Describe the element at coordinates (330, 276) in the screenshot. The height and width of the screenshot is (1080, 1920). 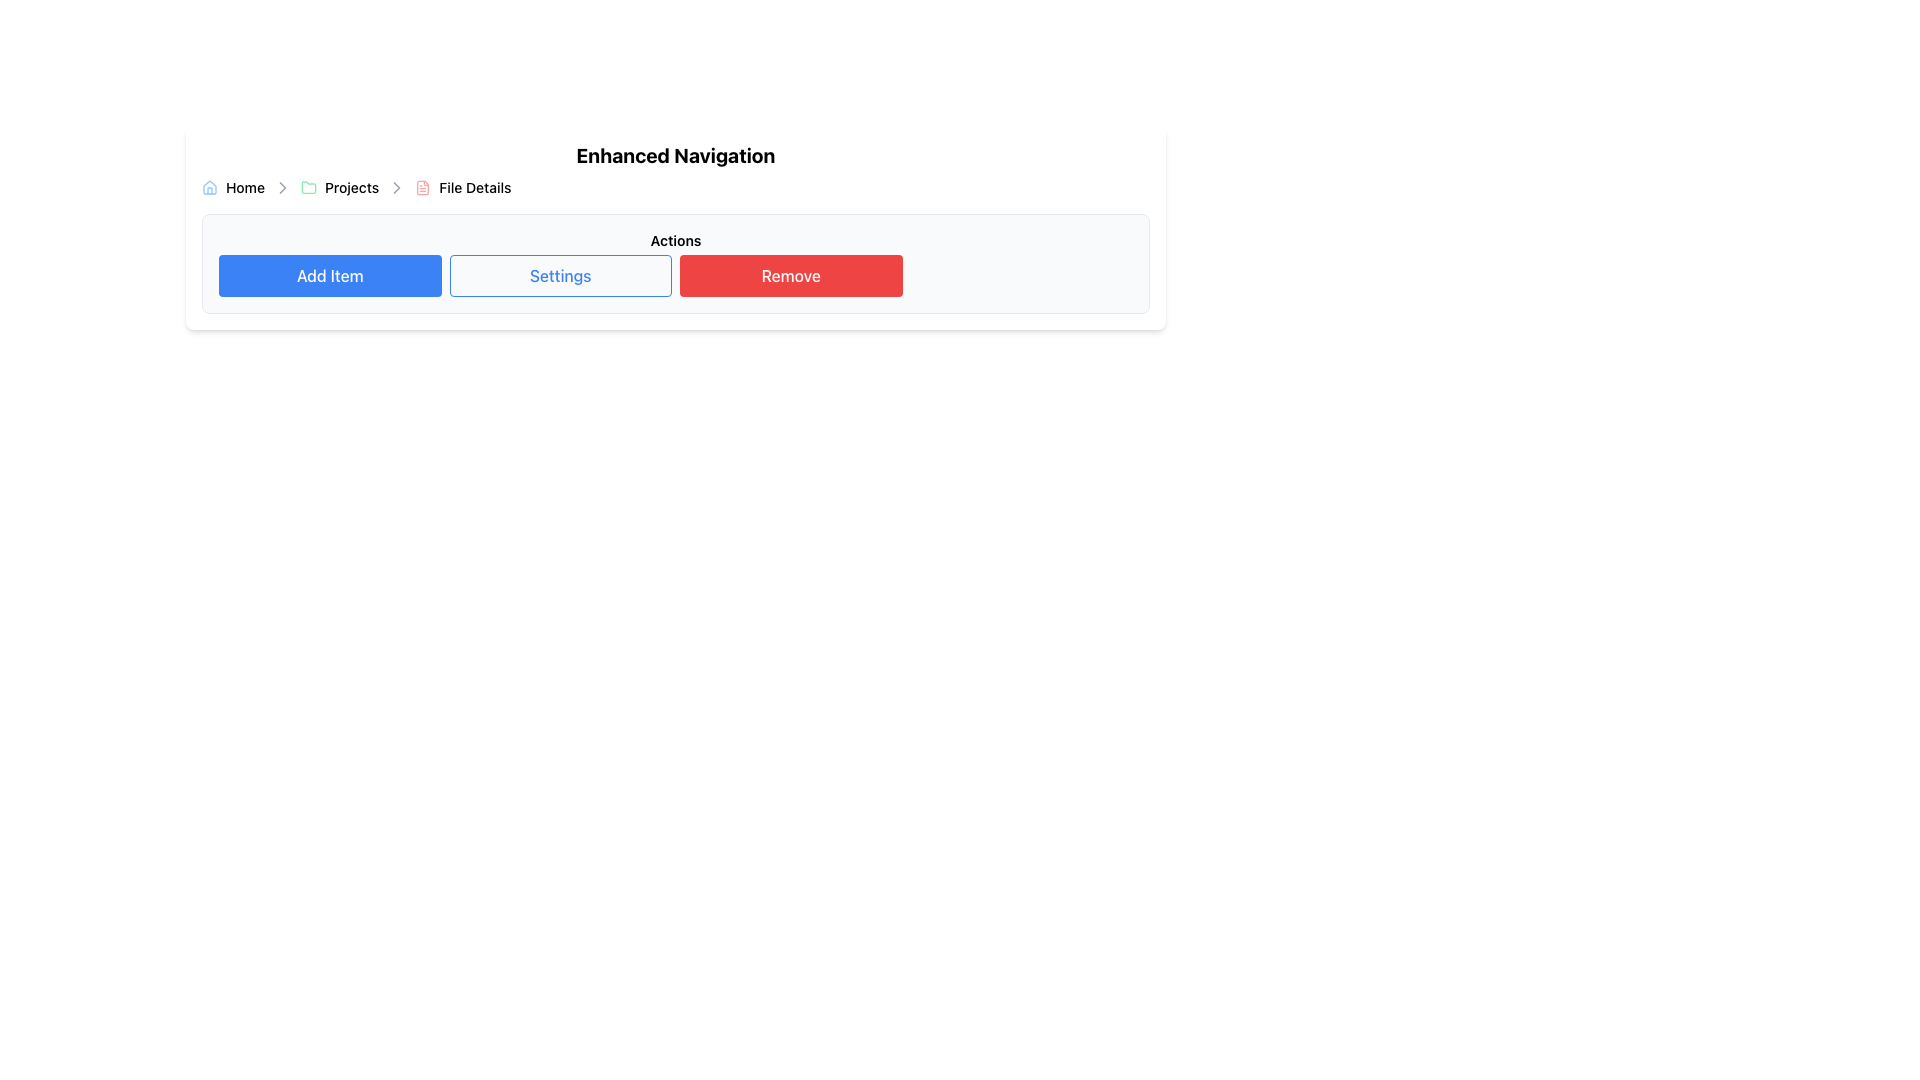
I see `the first button in the horizontal row of three buttons, which is intended for adding an item` at that location.